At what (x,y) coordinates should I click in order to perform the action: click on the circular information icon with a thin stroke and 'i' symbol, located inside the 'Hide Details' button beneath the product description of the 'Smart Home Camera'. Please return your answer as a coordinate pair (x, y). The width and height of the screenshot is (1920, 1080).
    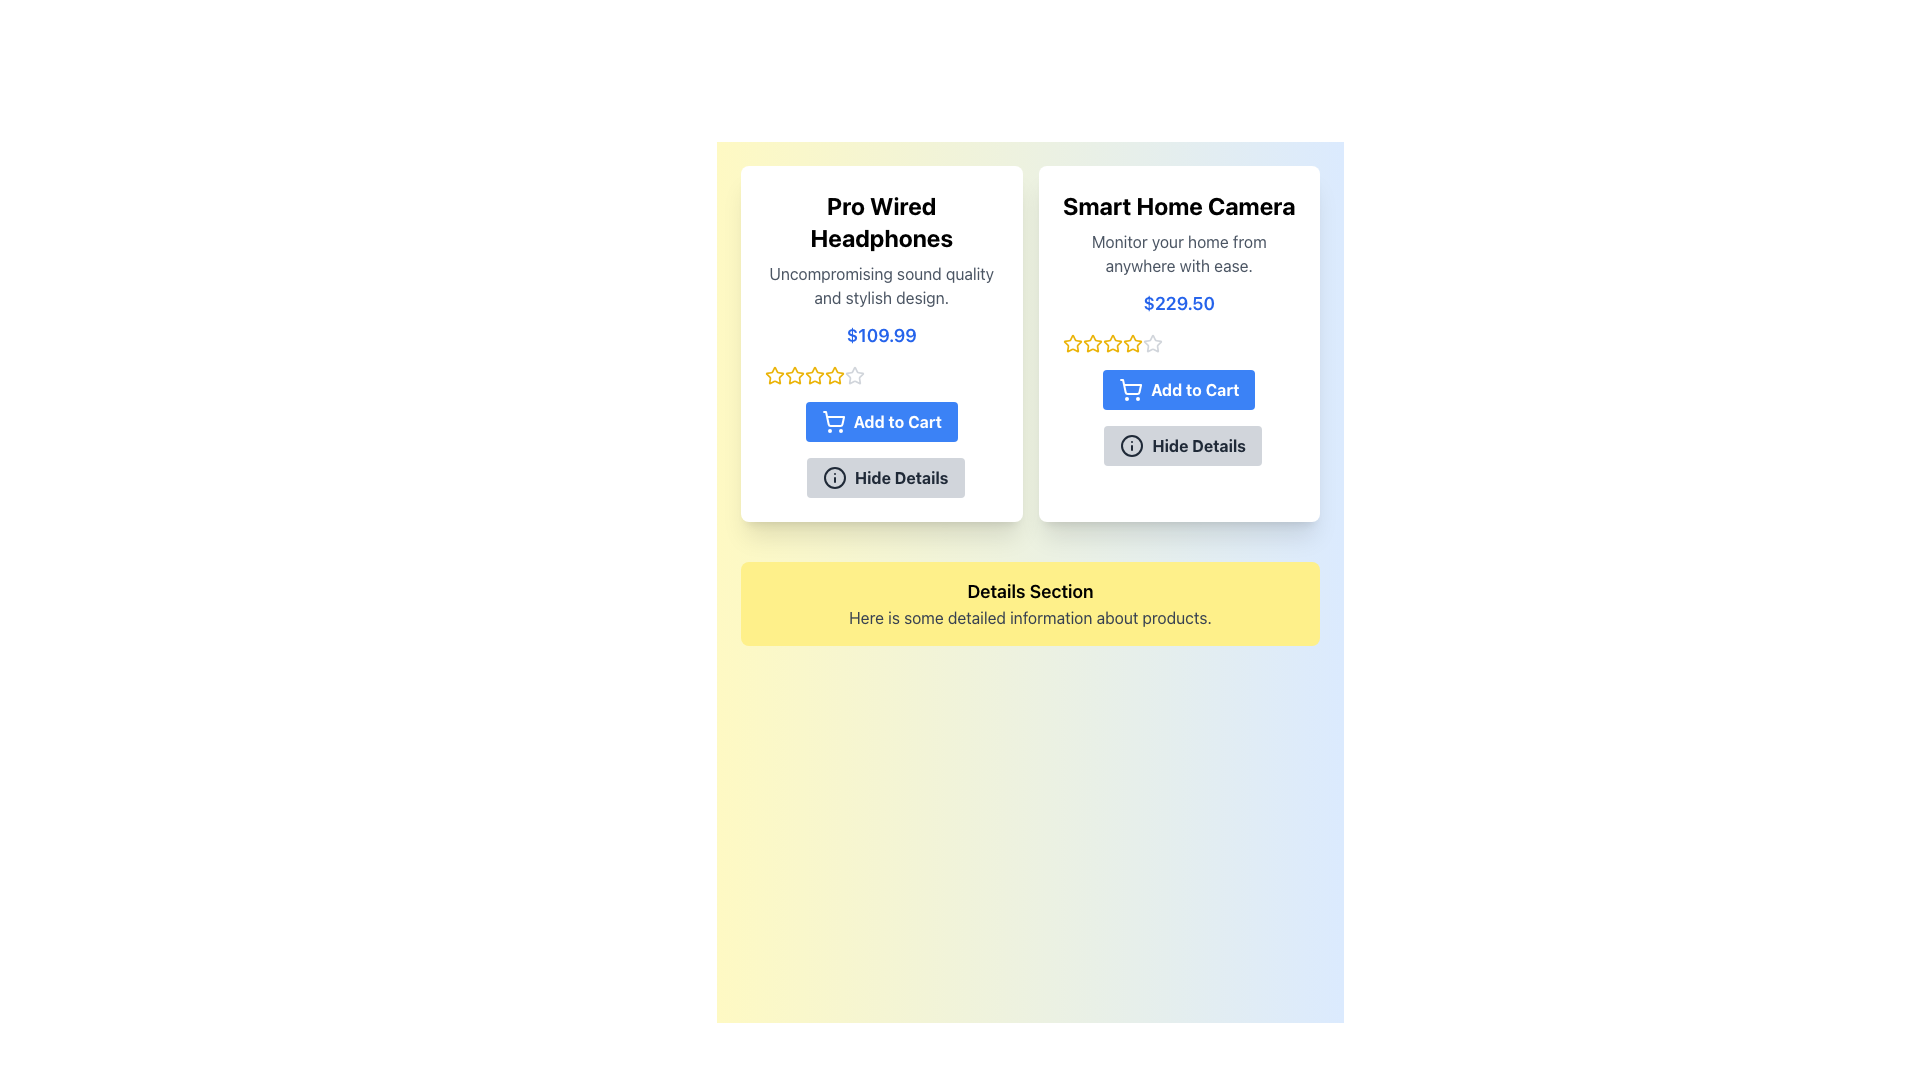
    Looking at the image, I should click on (1132, 445).